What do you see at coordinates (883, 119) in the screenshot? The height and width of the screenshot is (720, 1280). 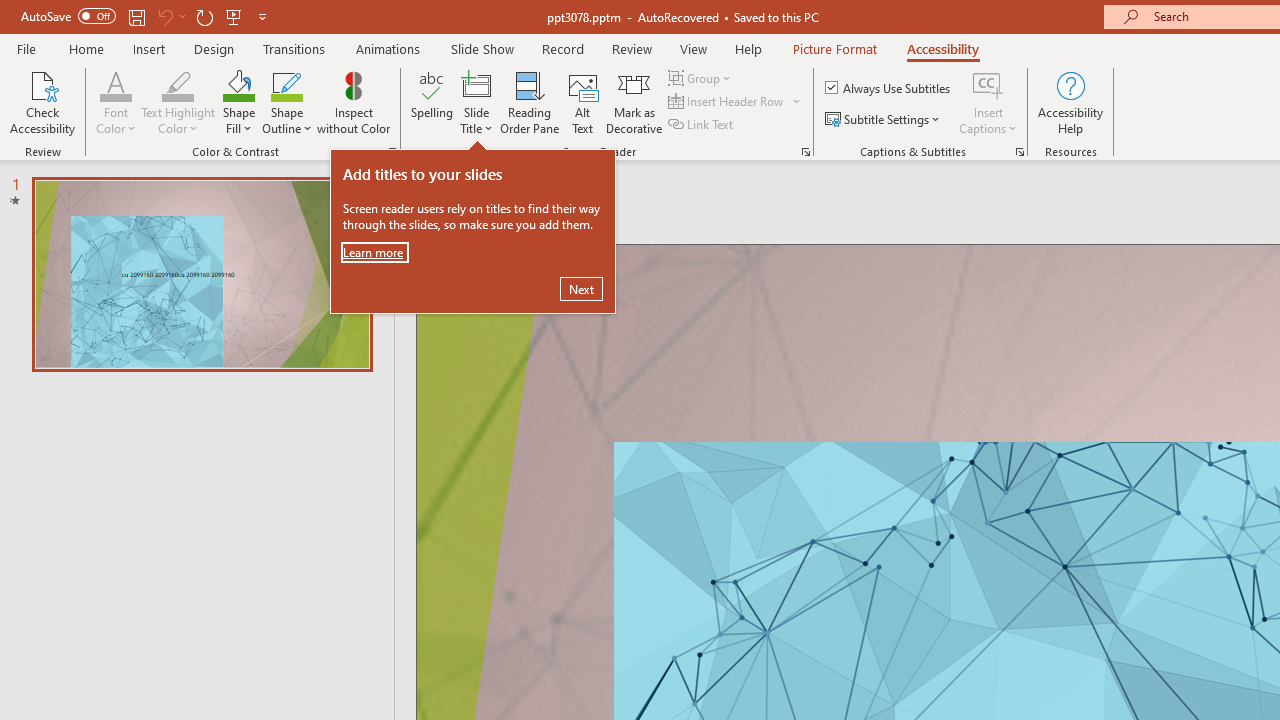 I see `'Subtitle Settings'` at bounding box center [883, 119].